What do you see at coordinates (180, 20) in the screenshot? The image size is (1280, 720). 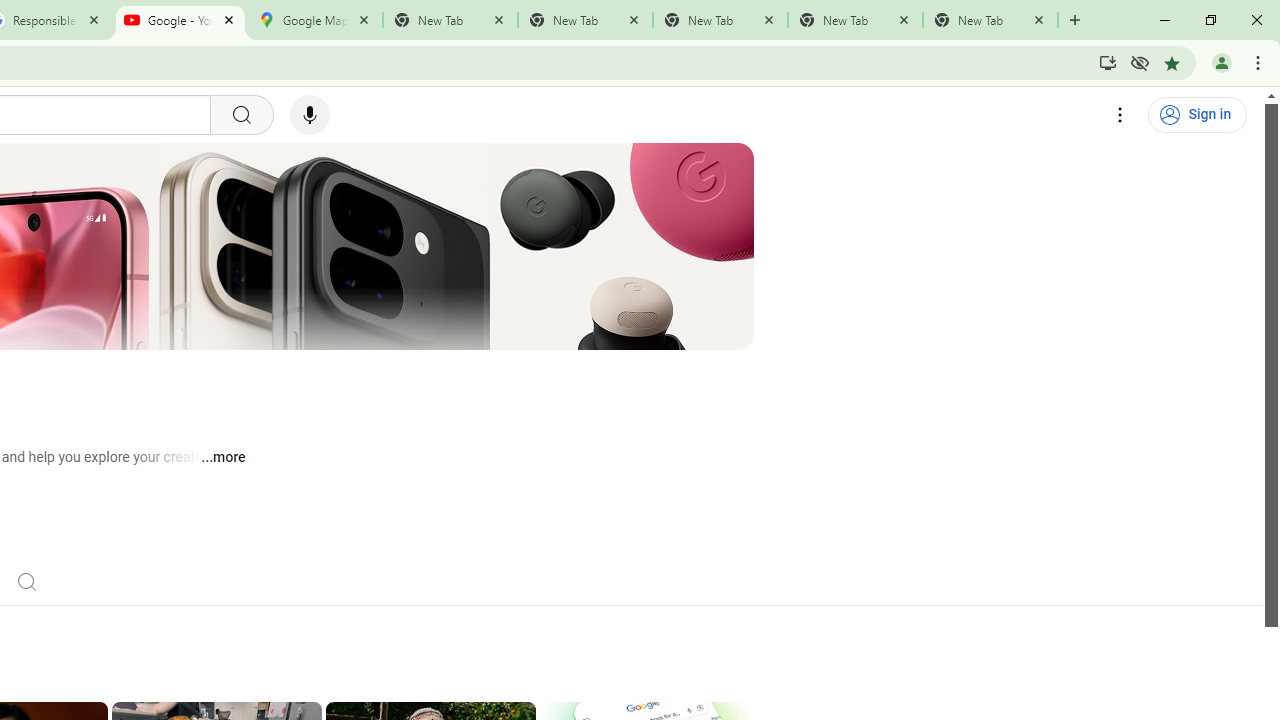 I see `'Google - YouTube'` at bounding box center [180, 20].